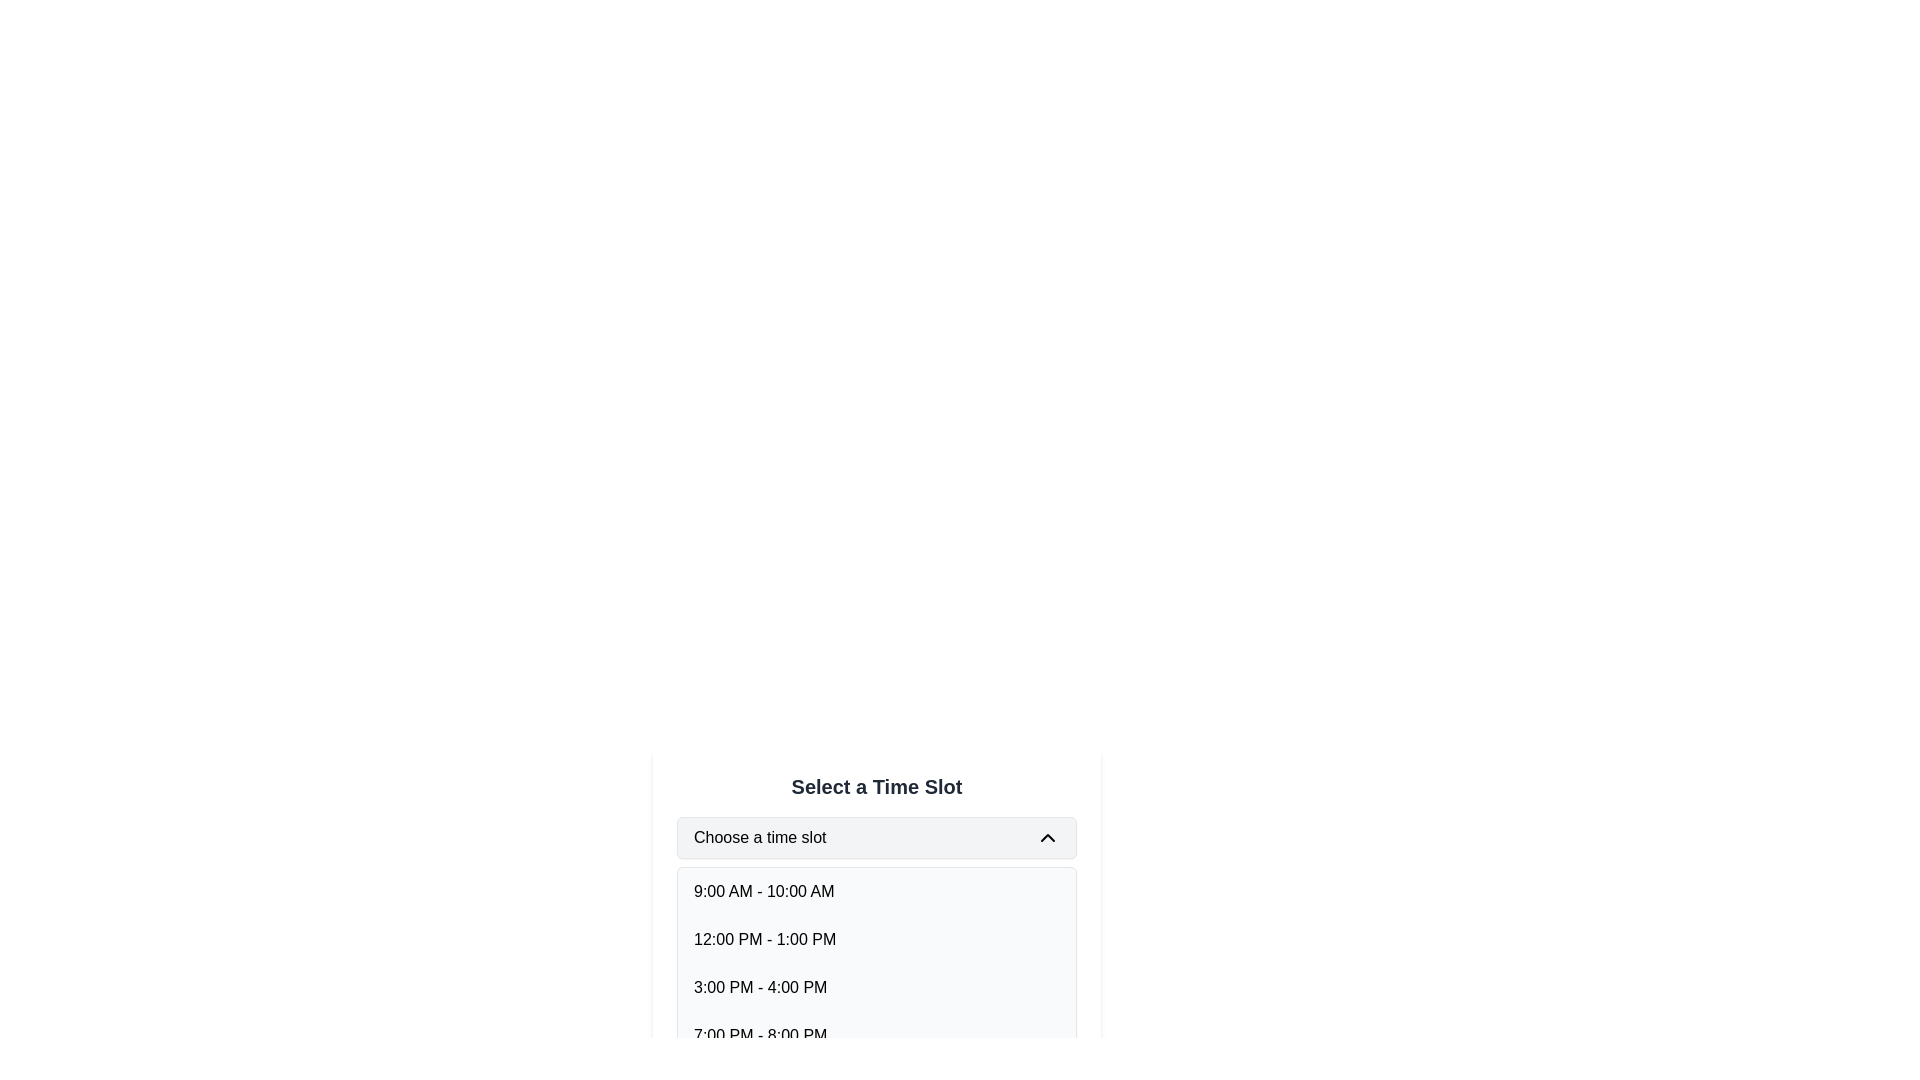 The image size is (1920, 1080). Describe the element at coordinates (759, 1035) in the screenshot. I see `the fourth option in the dropdown menu titled 'Select a Time Slot'` at that location.